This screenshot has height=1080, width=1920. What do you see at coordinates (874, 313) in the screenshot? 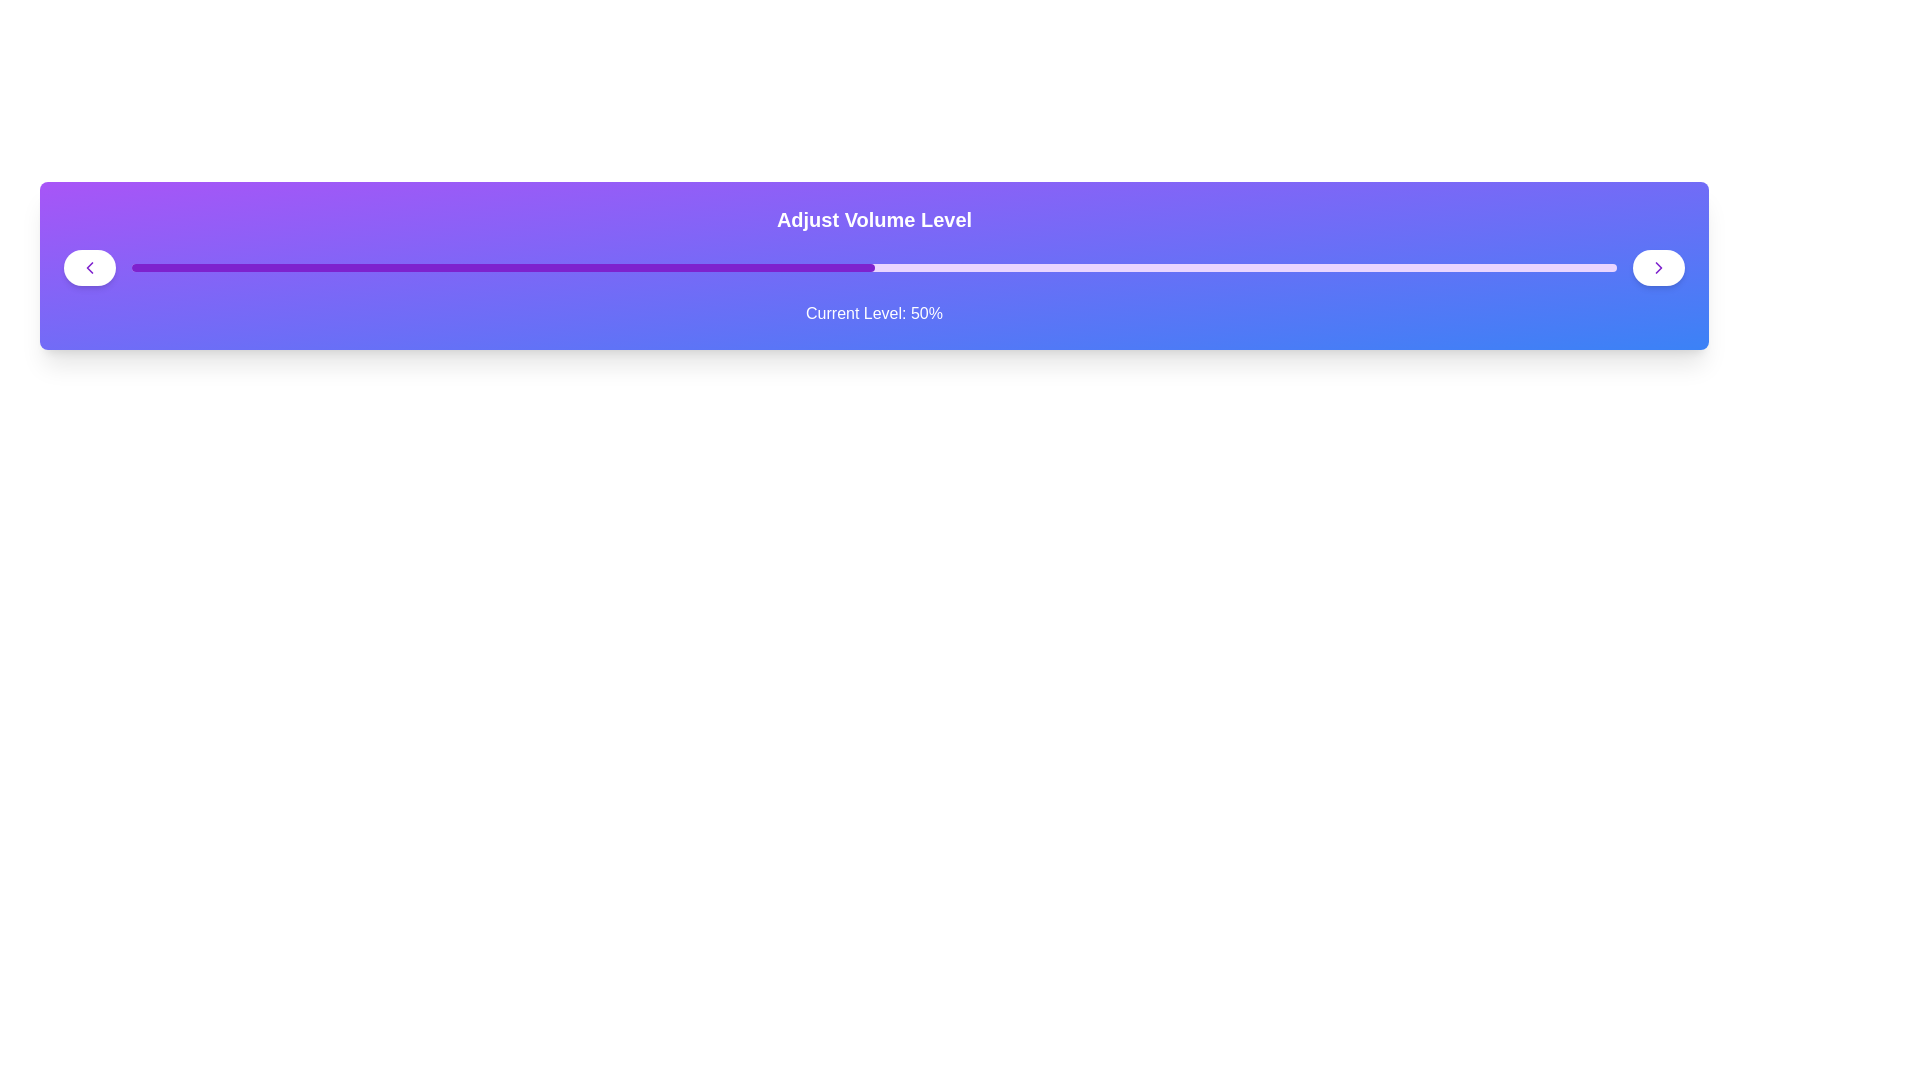
I see `the text display showing 'Current Level: 50%' to understand the current volume level` at bounding box center [874, 313].